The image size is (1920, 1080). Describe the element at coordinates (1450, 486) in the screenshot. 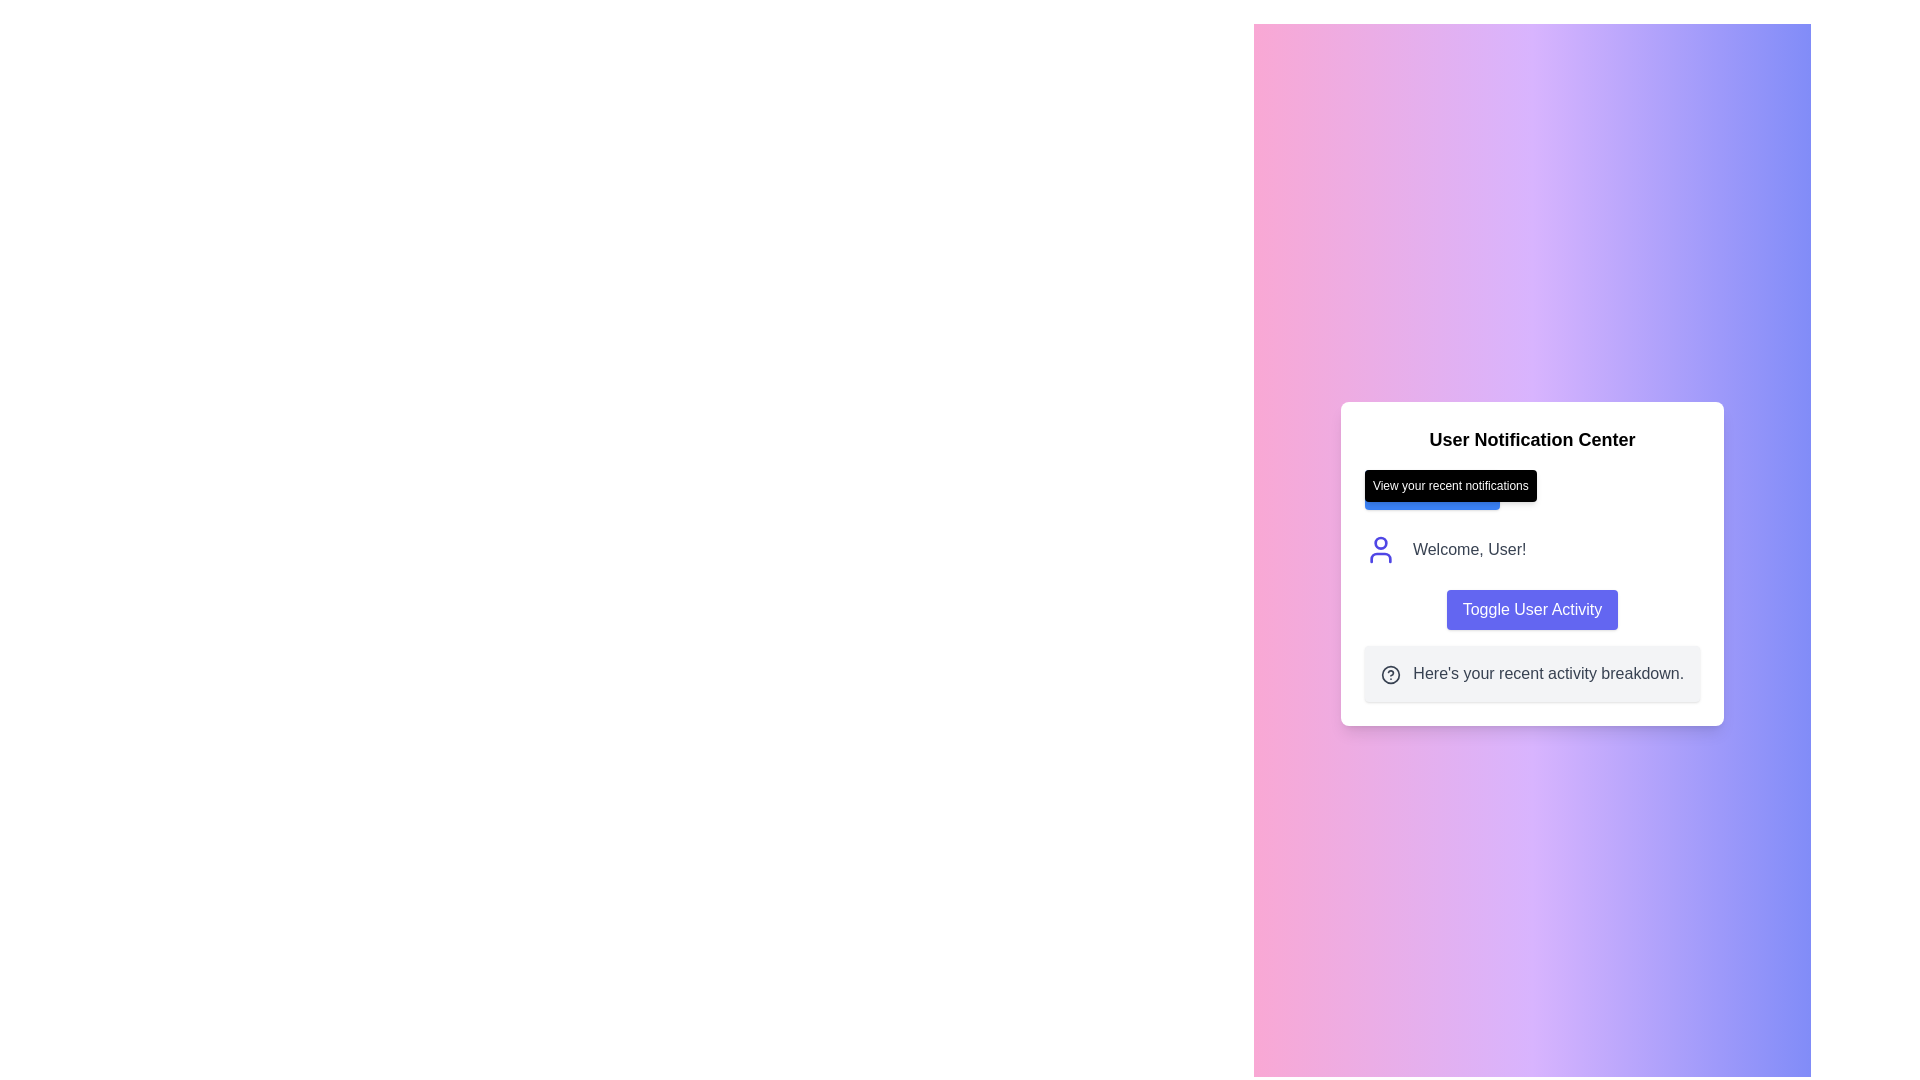

I see `the content of the tooltip displaying 'View your recent notifications' located near the Notifications button` at that location.